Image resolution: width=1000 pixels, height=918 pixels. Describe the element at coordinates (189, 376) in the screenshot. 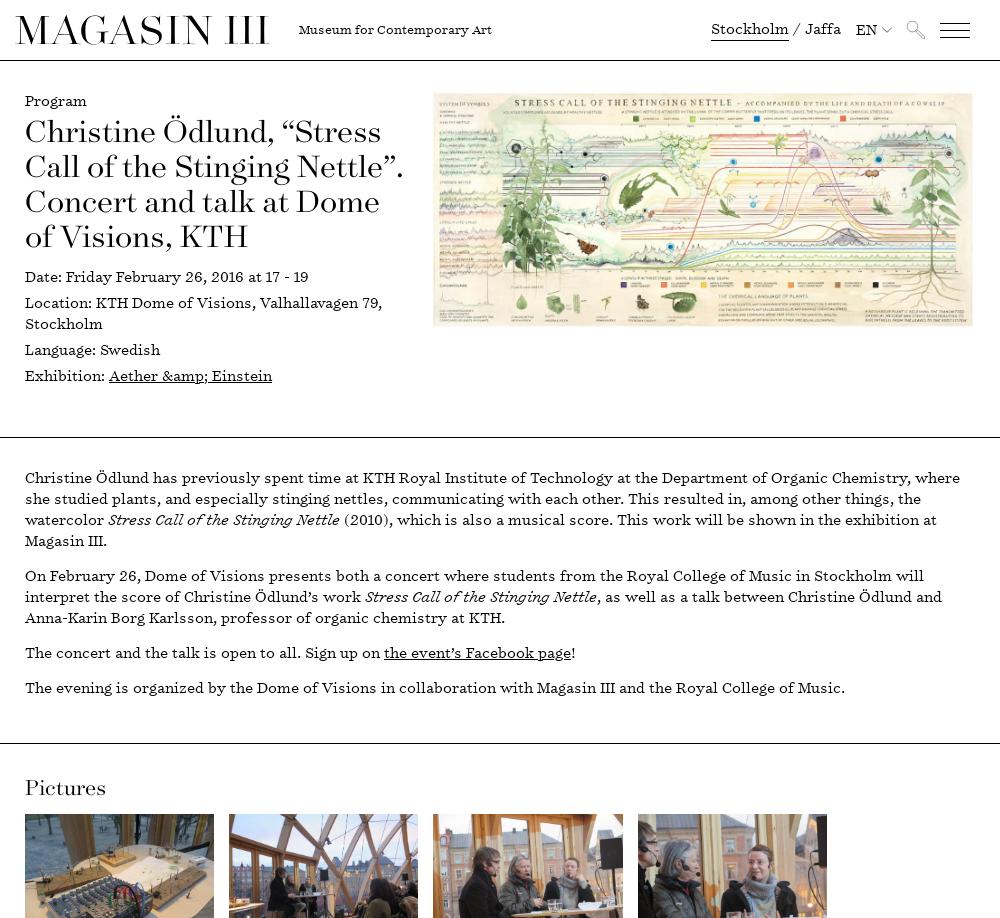

I see `'Aether &amp; Einstein'` at that location.